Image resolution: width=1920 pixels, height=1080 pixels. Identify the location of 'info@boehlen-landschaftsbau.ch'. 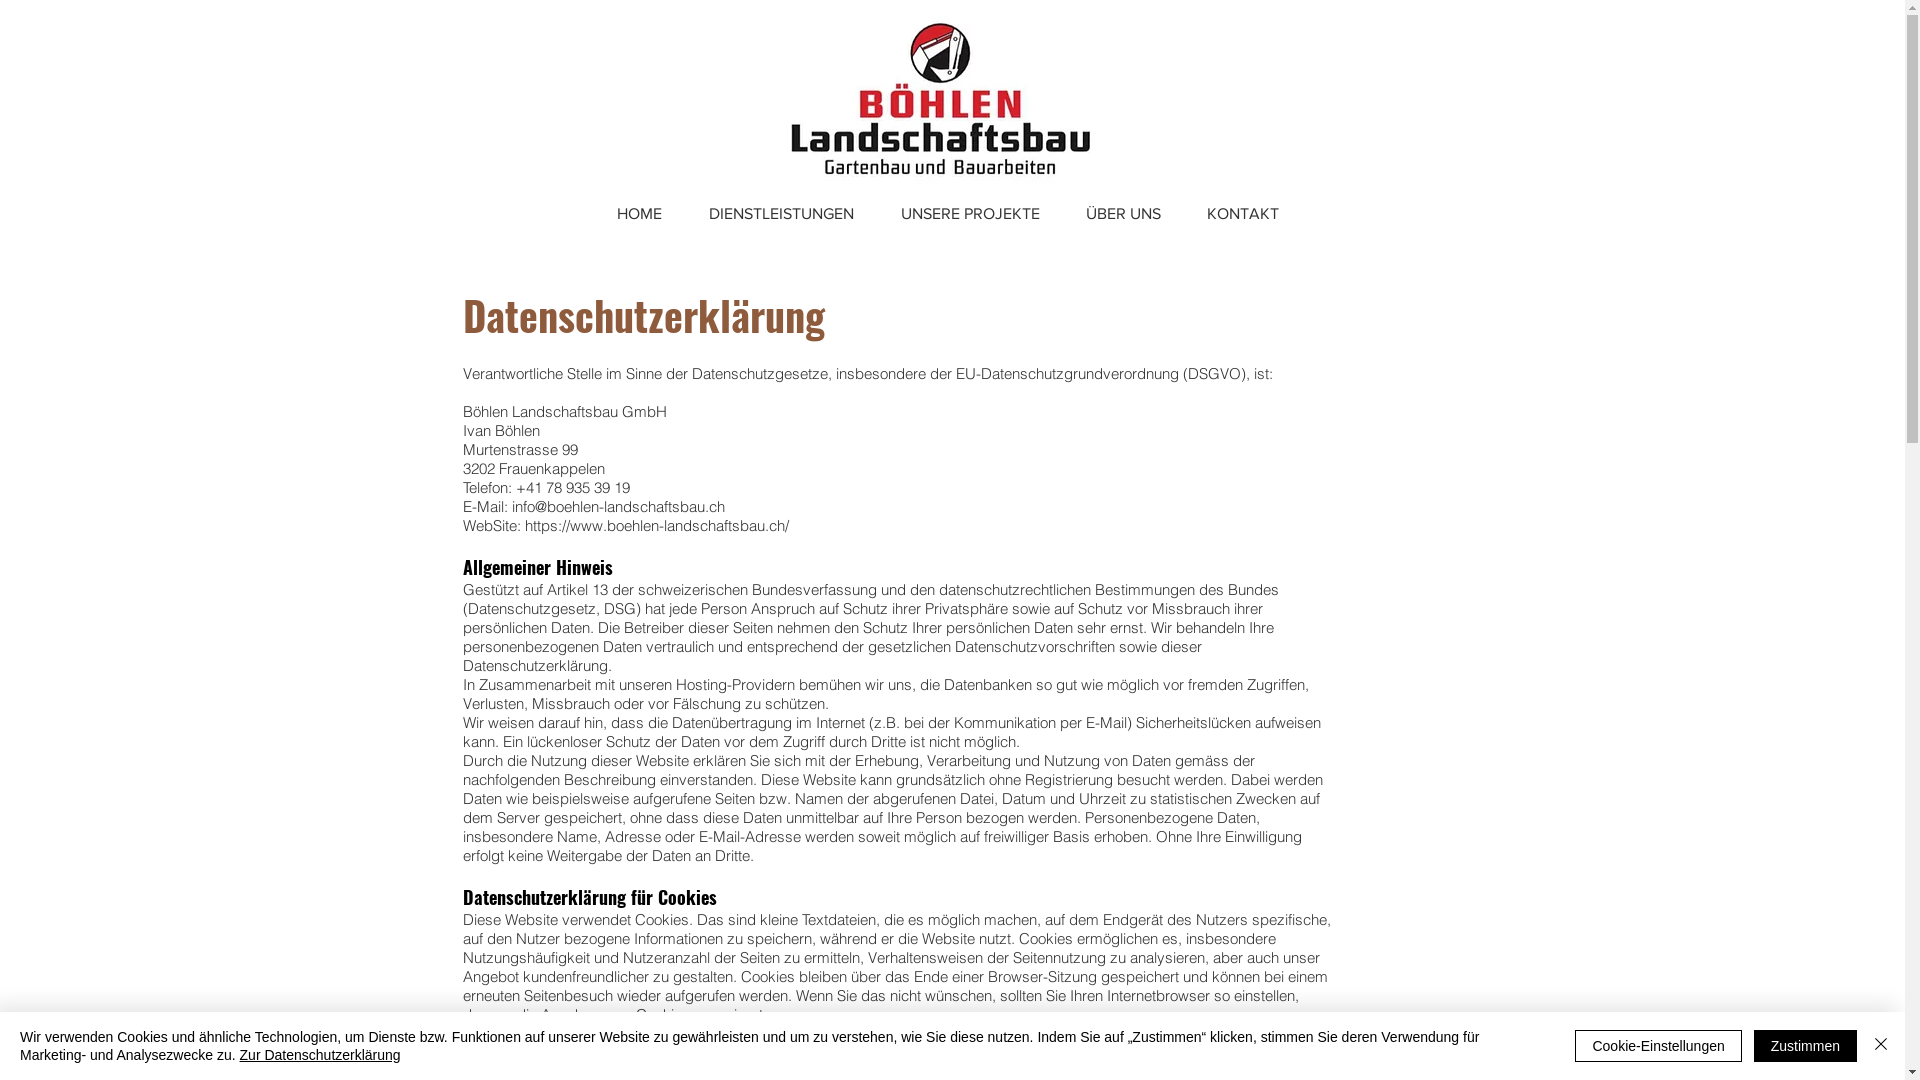
(617, 505).